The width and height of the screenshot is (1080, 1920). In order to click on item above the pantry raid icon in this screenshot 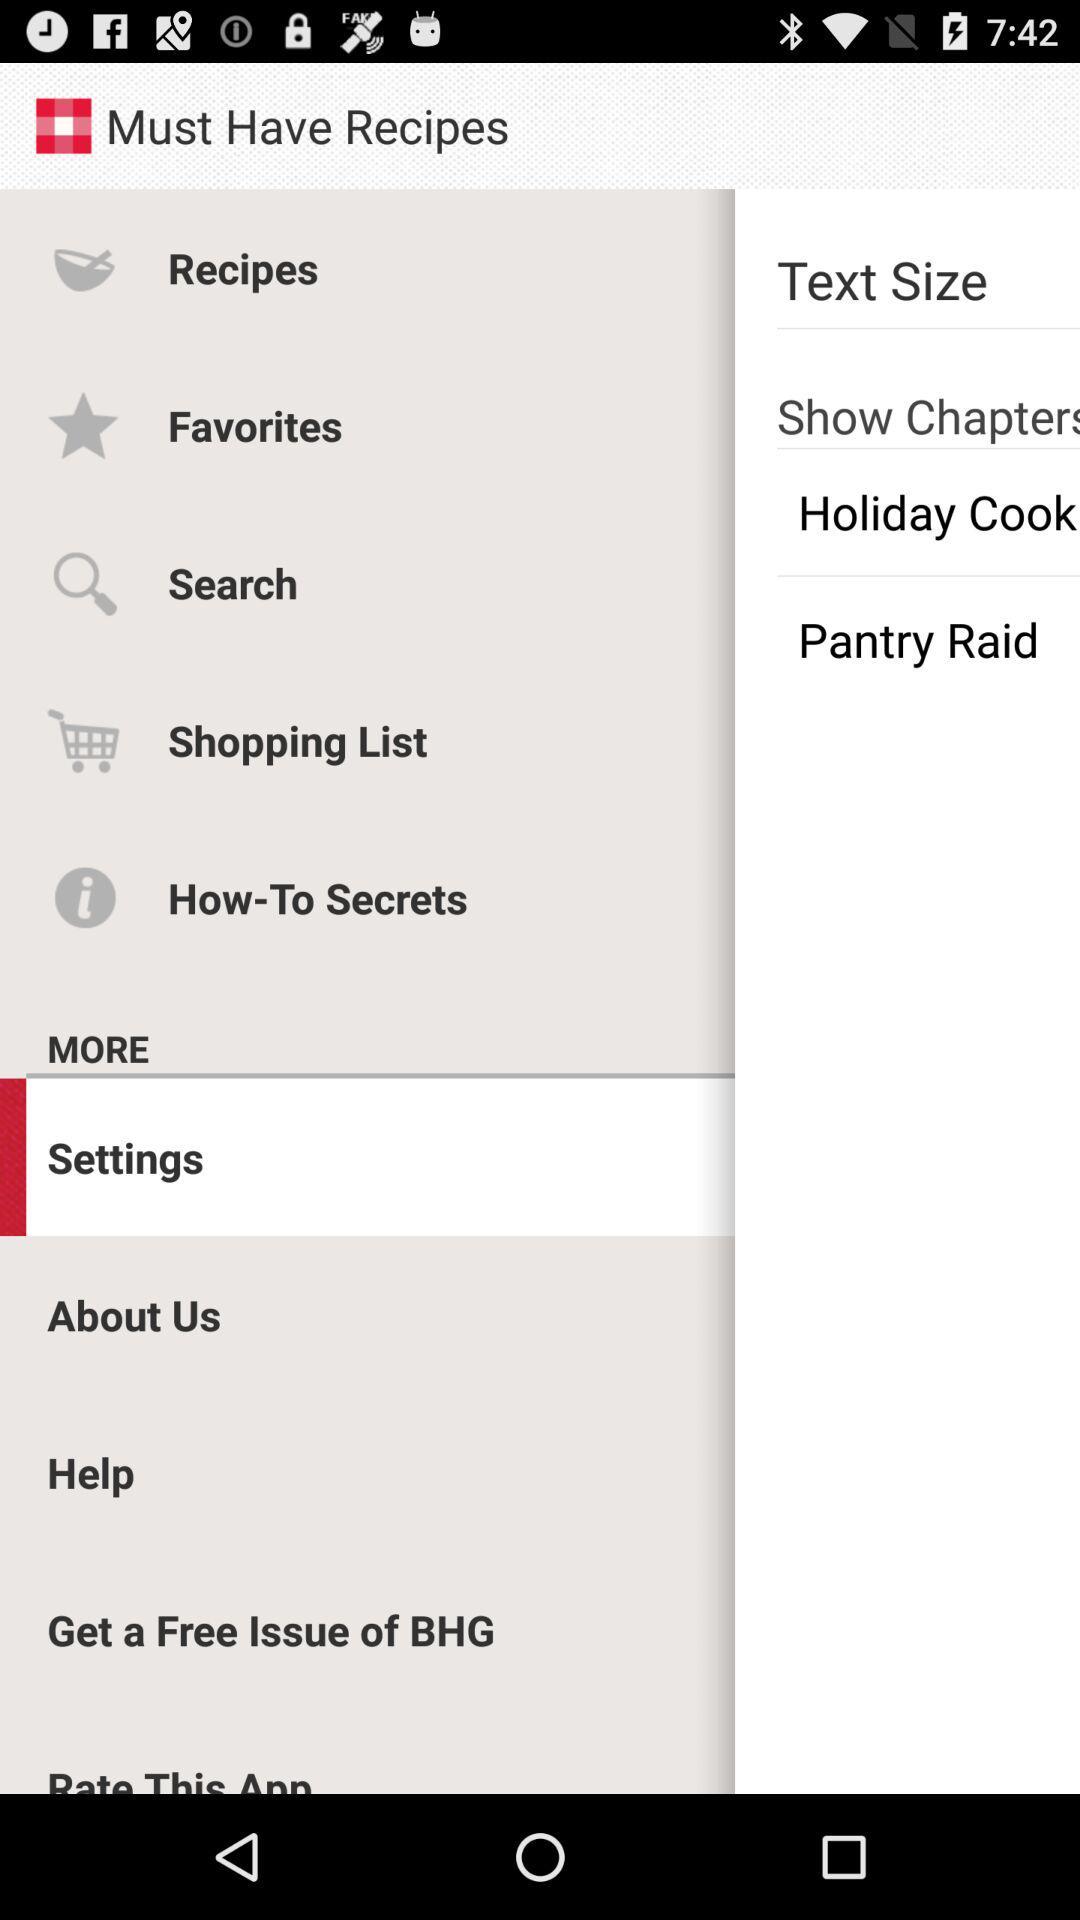, I will do `click(928, 512)`.